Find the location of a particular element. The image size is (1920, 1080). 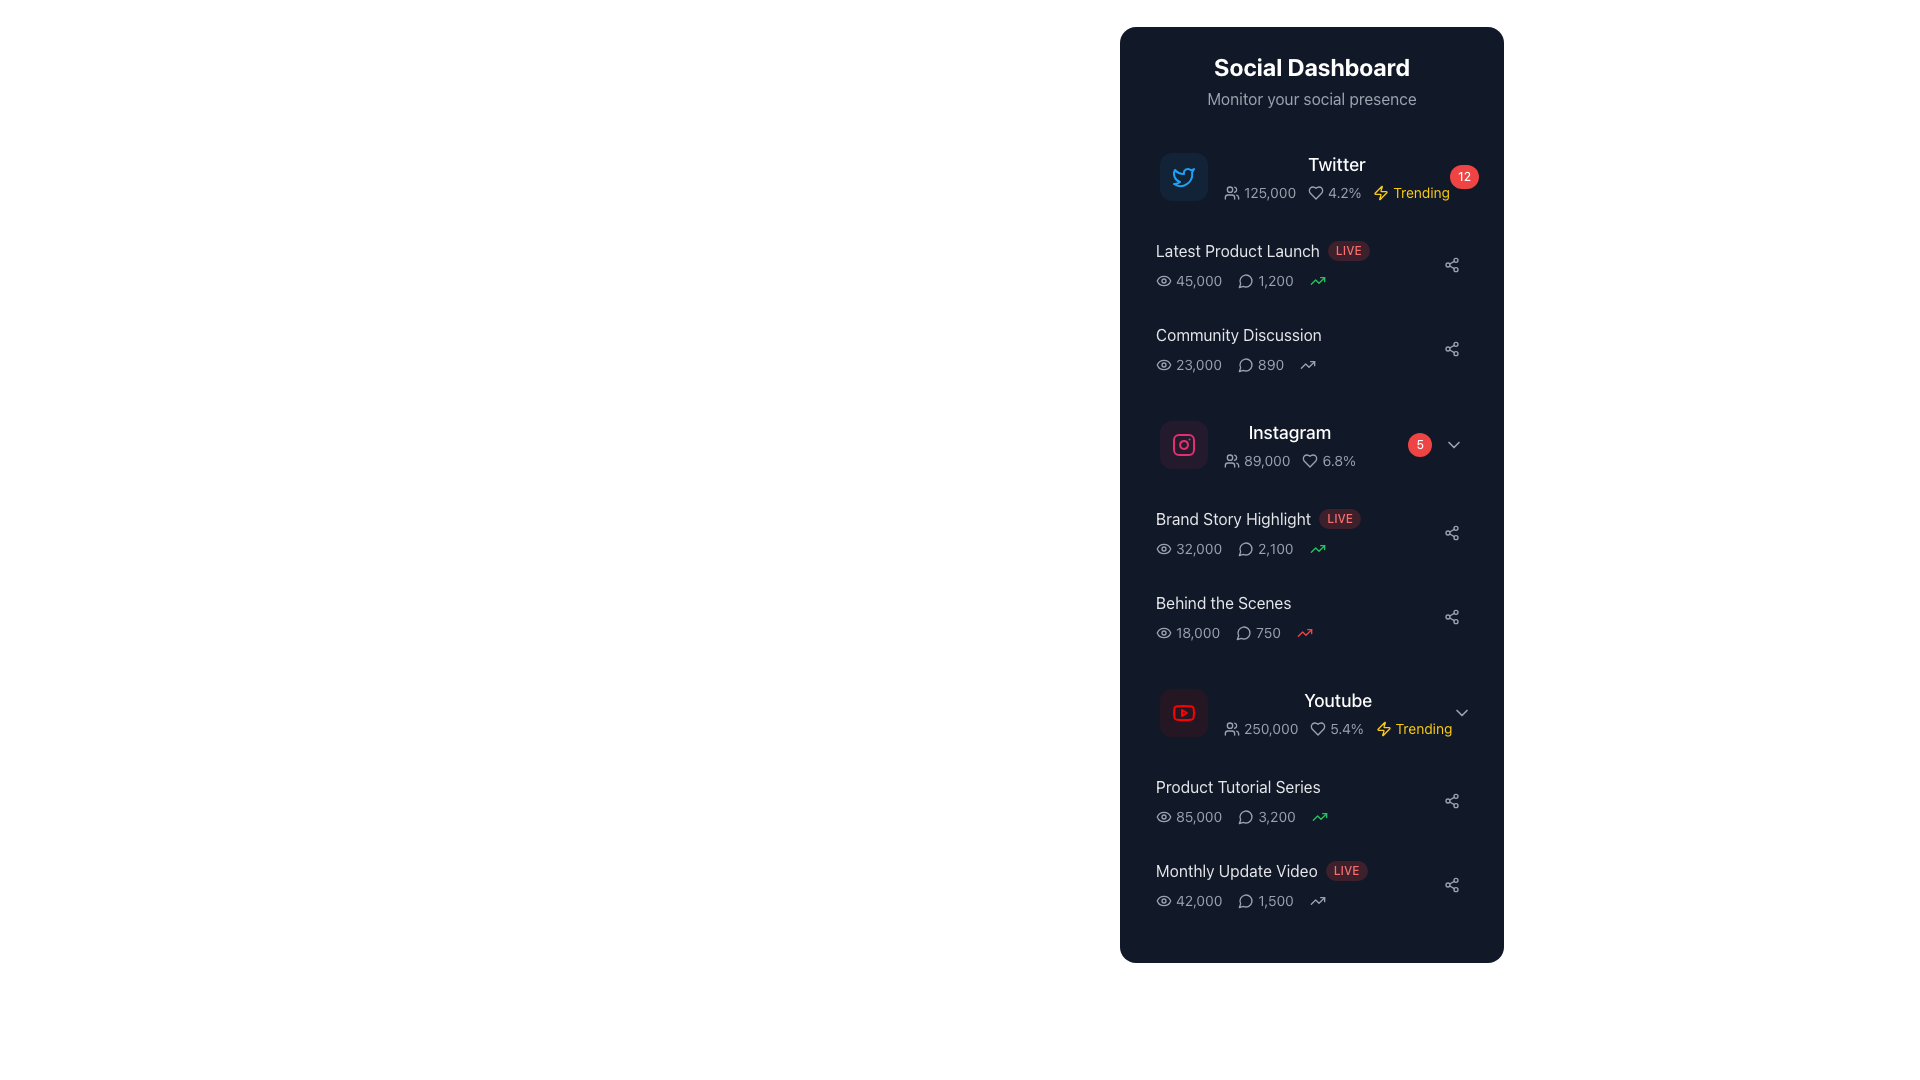

the 'share' icon button located at the rightmost side of the 'Product Tutorial Series' list item is located at coordinates (1451, 800).